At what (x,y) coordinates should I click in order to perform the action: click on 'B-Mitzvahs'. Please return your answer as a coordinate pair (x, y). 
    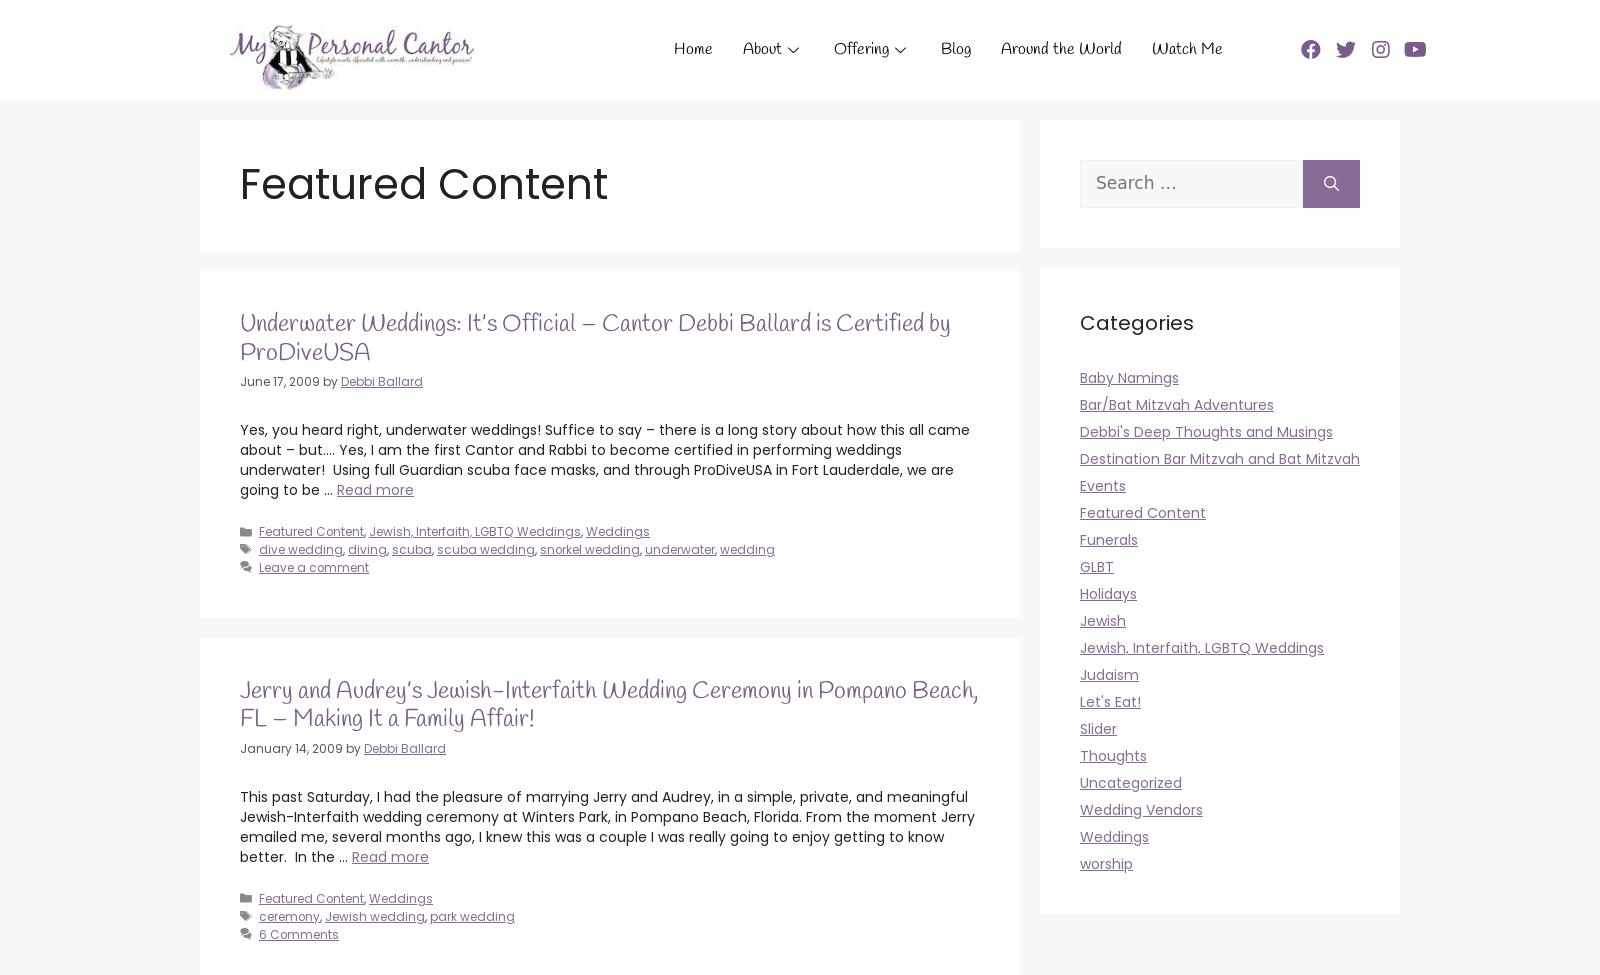
    Looking at the image, I should click on (773, 104).